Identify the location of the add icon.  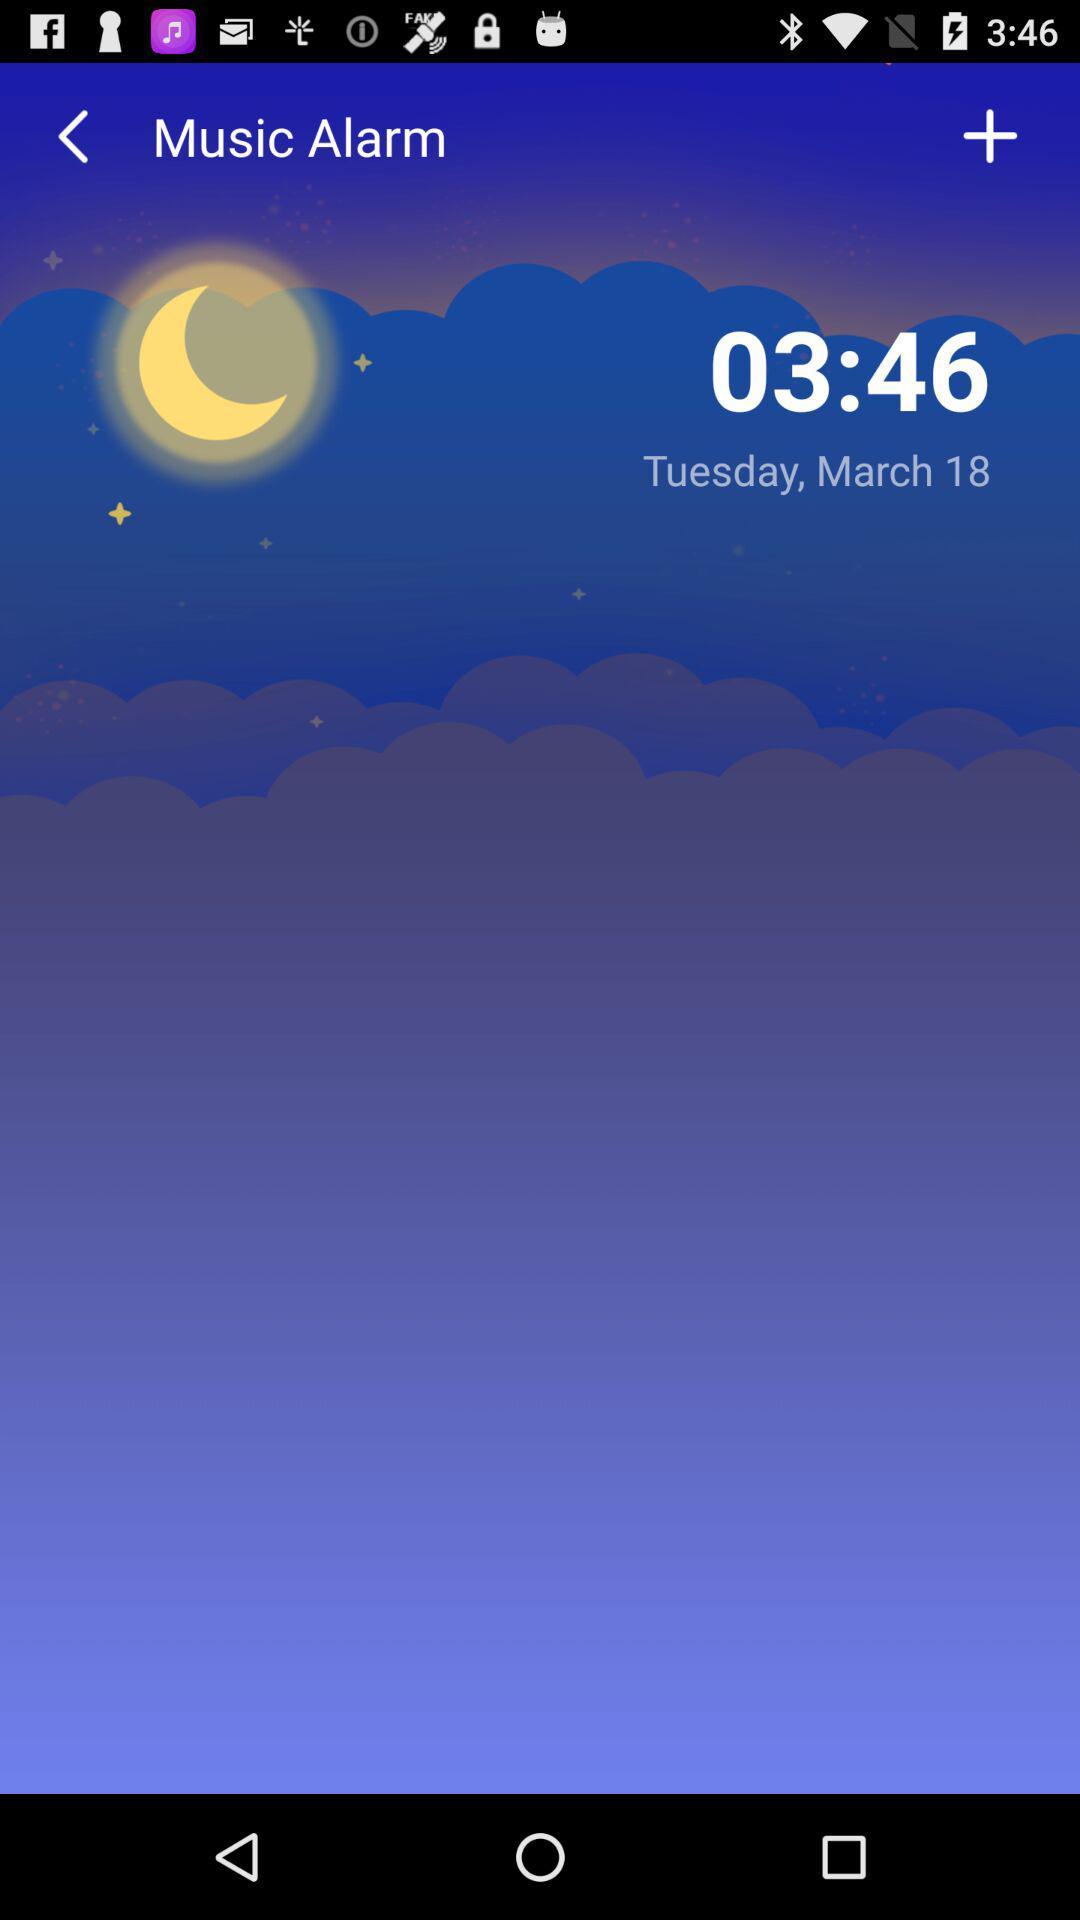
(990, 145).